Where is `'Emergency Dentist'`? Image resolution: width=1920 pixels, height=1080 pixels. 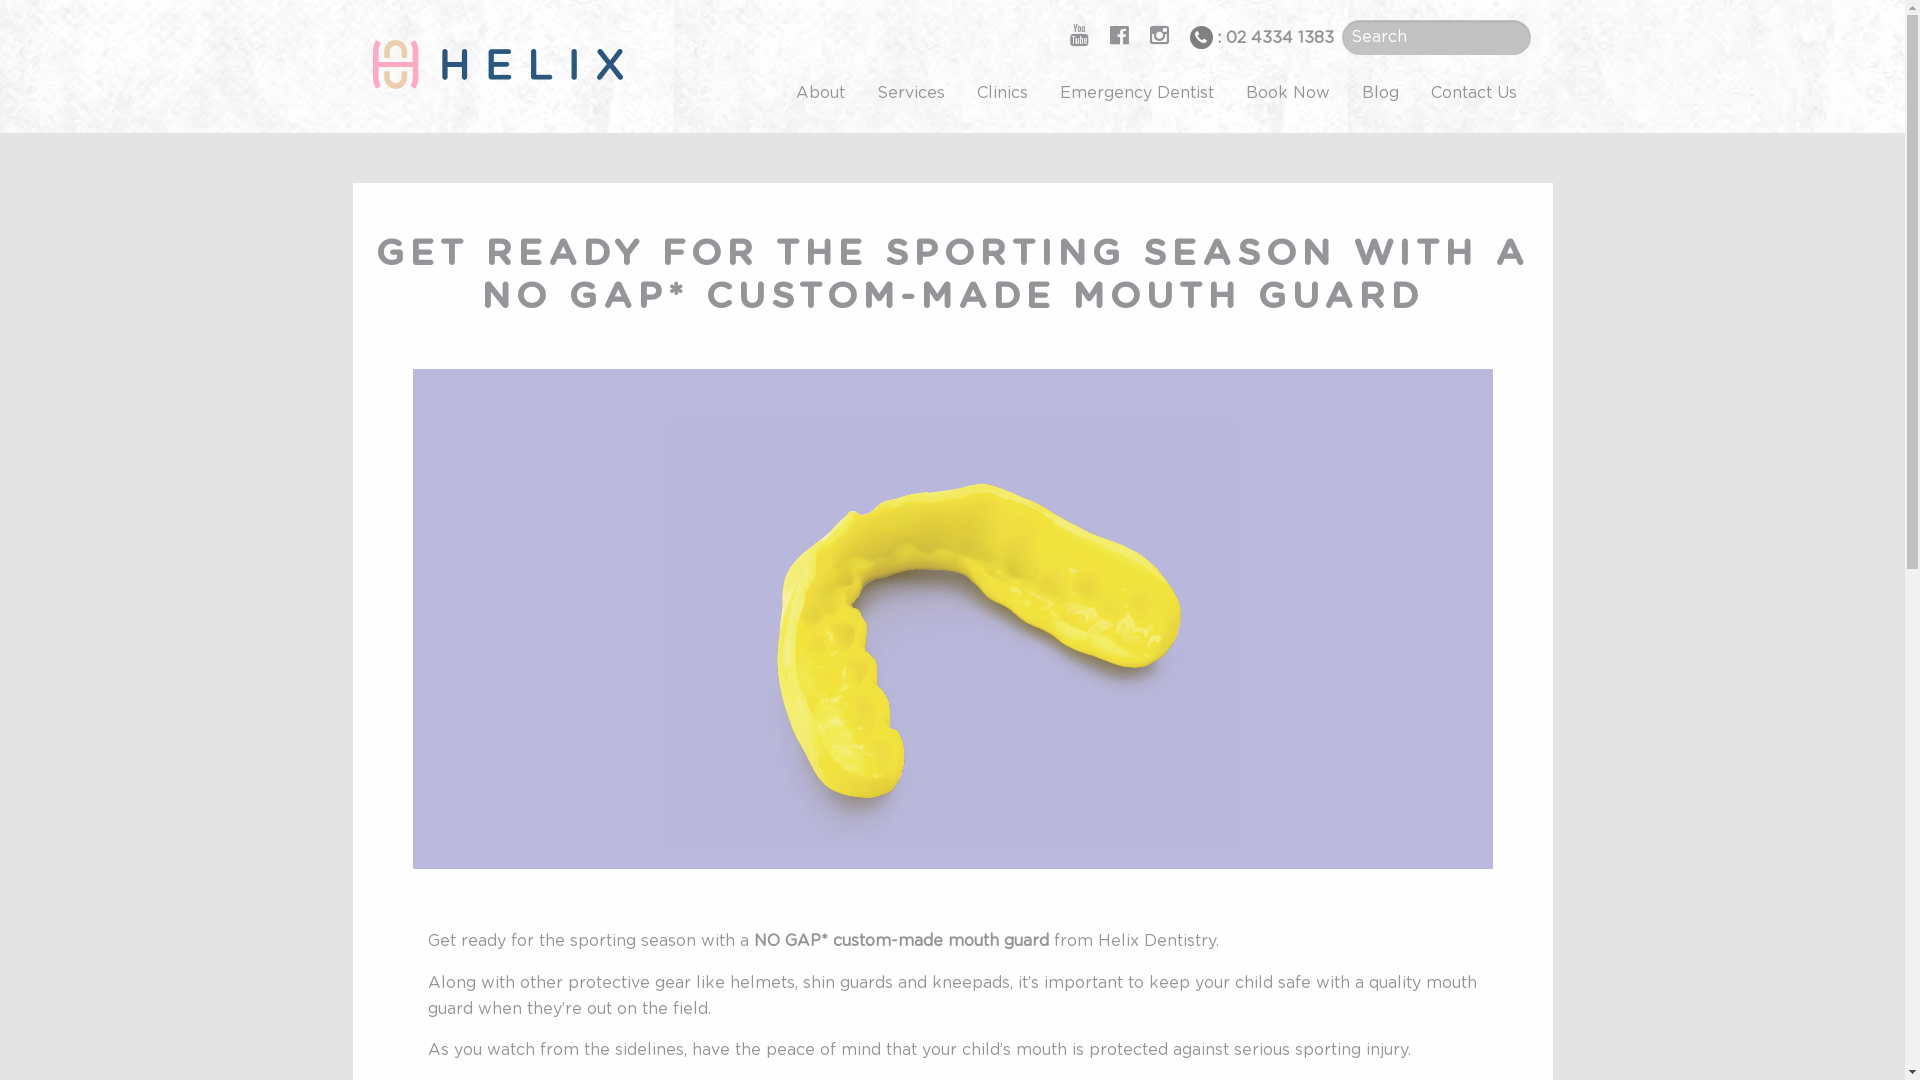
'Emergency Dentist' is located at coordinates (1137, 92).